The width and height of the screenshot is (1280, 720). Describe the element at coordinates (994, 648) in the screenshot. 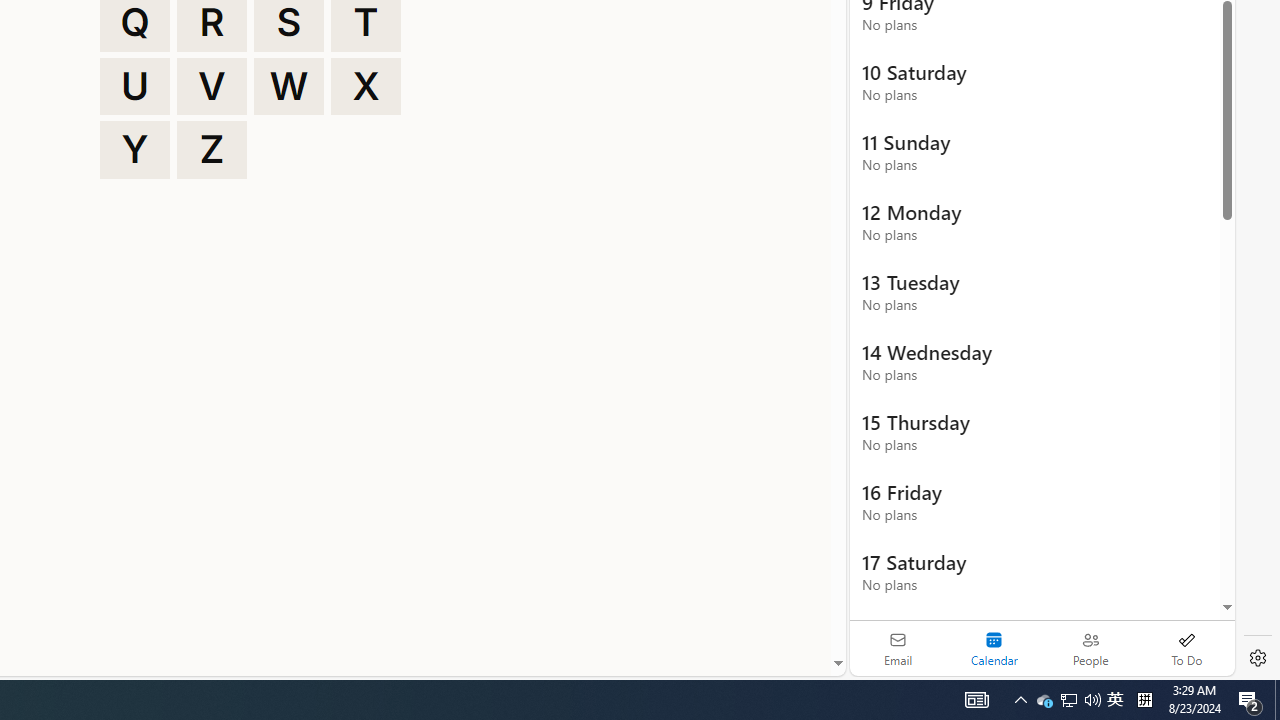

I see `'Selected calendar module. Date today is 22'` at that location.